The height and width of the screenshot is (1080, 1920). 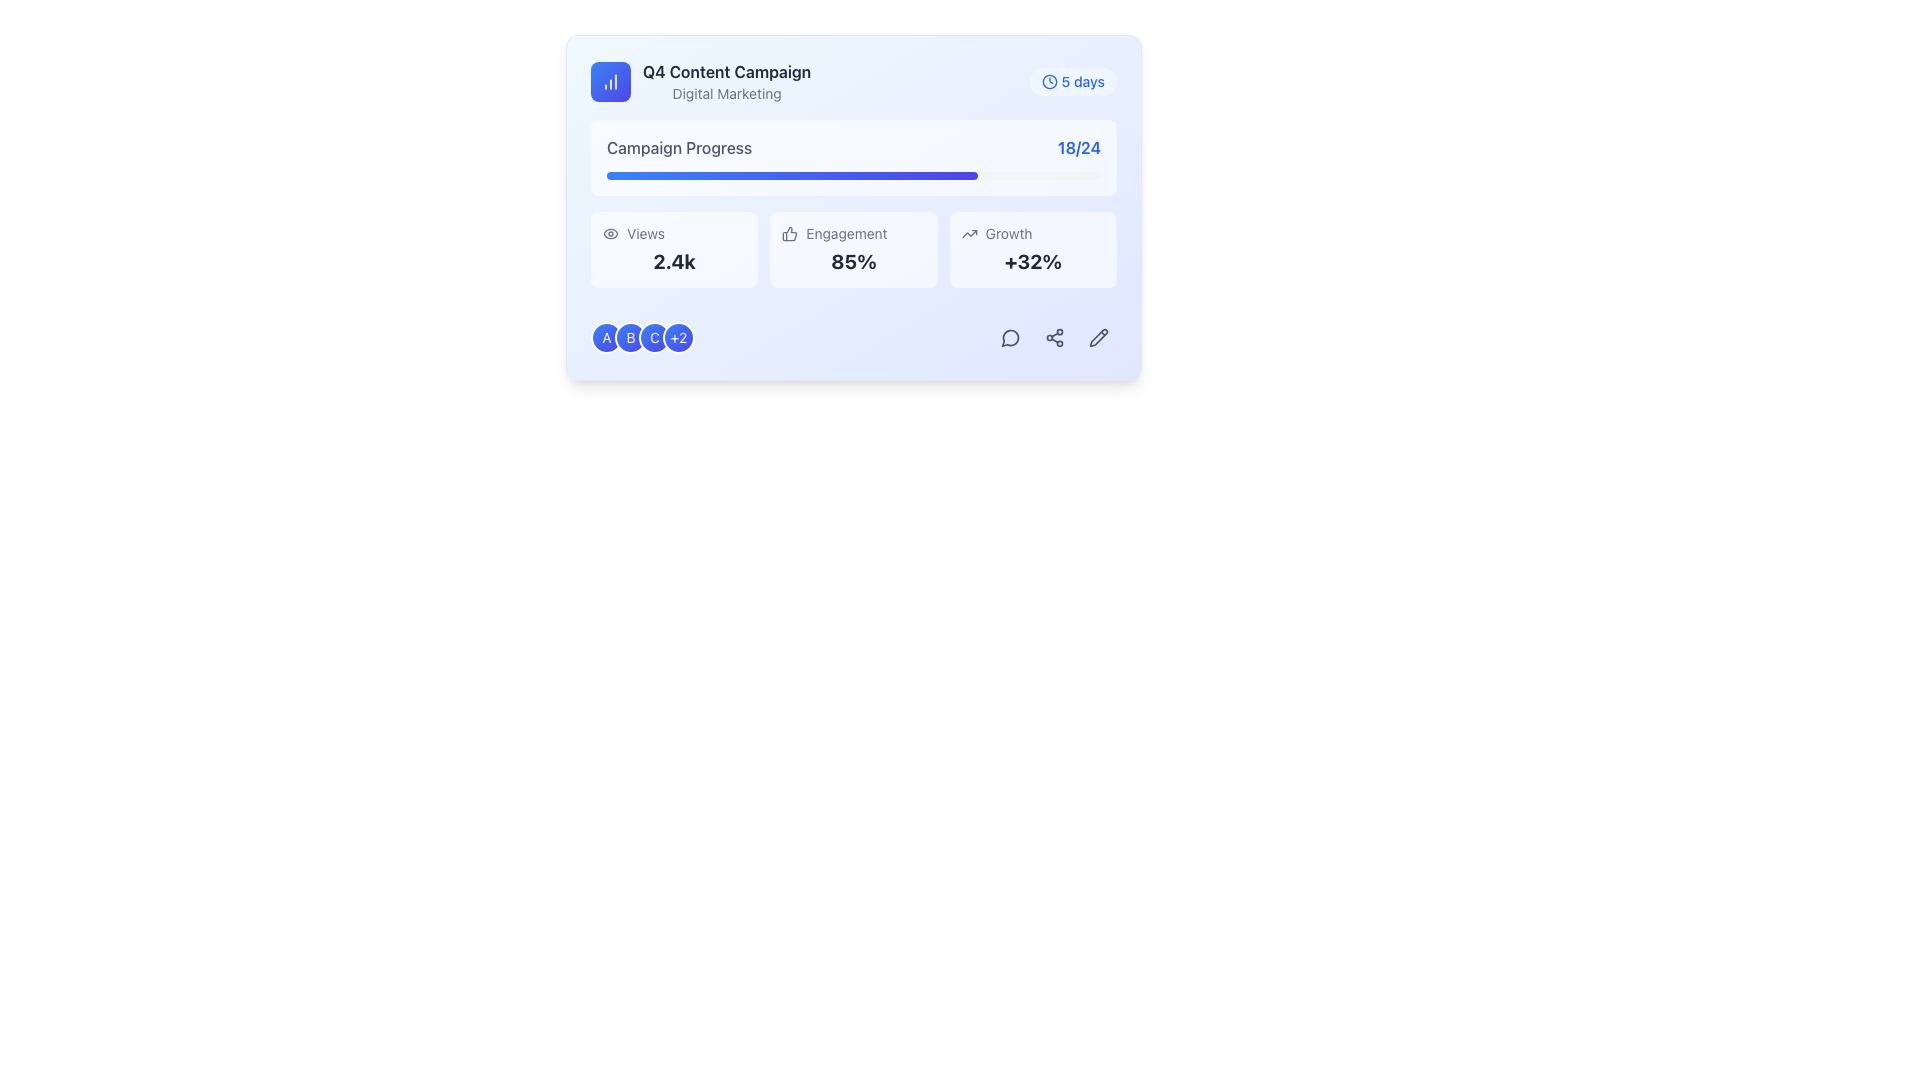 What do you see at coordinates (969, 233) in the screenshot?
I see `the small upward arrow icon located beside the text '+32%' in the bottom-right section of the card, which signifies an upward trend and is part of the 'Growth' label` at bounding box center [969, 233].